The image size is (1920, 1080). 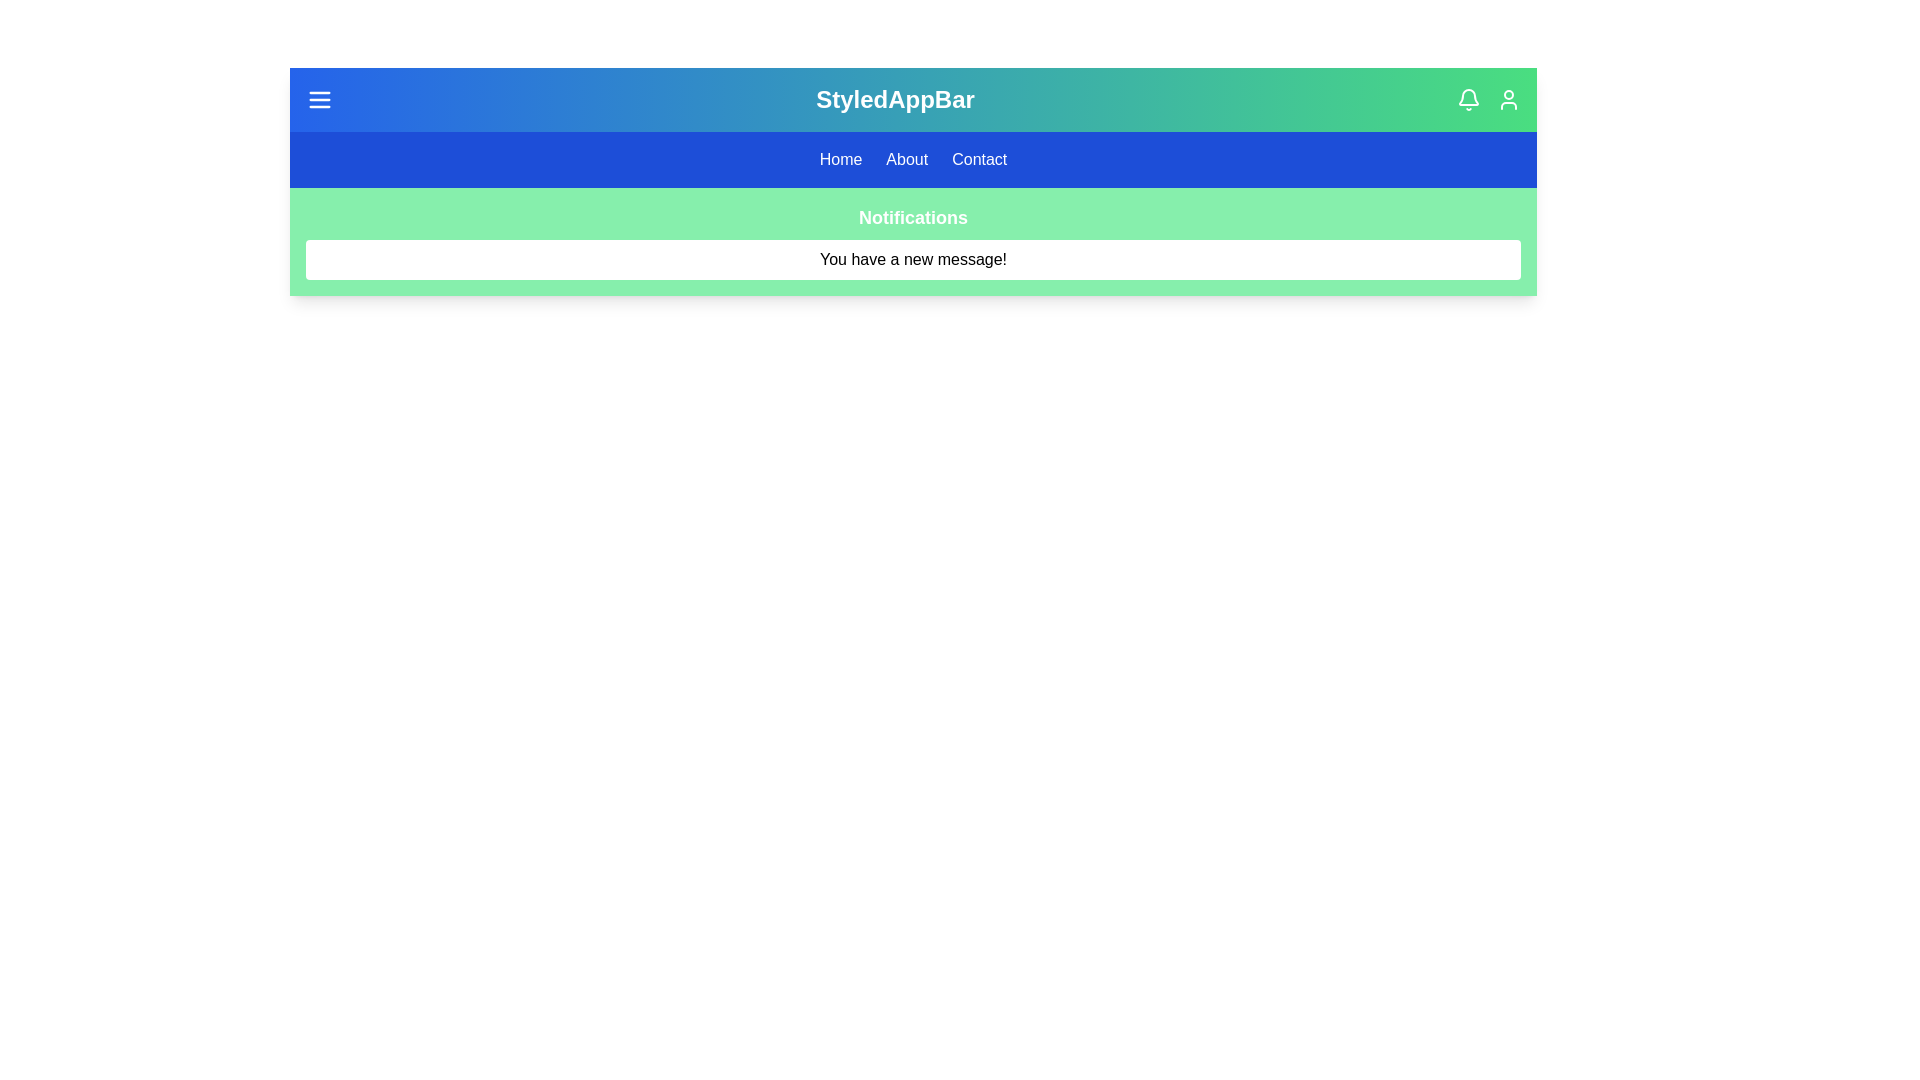 I want to click on the 'About' button in the navigation menu located directly below the 'StyledAppBar' title bar, so click(x=912, y=158).